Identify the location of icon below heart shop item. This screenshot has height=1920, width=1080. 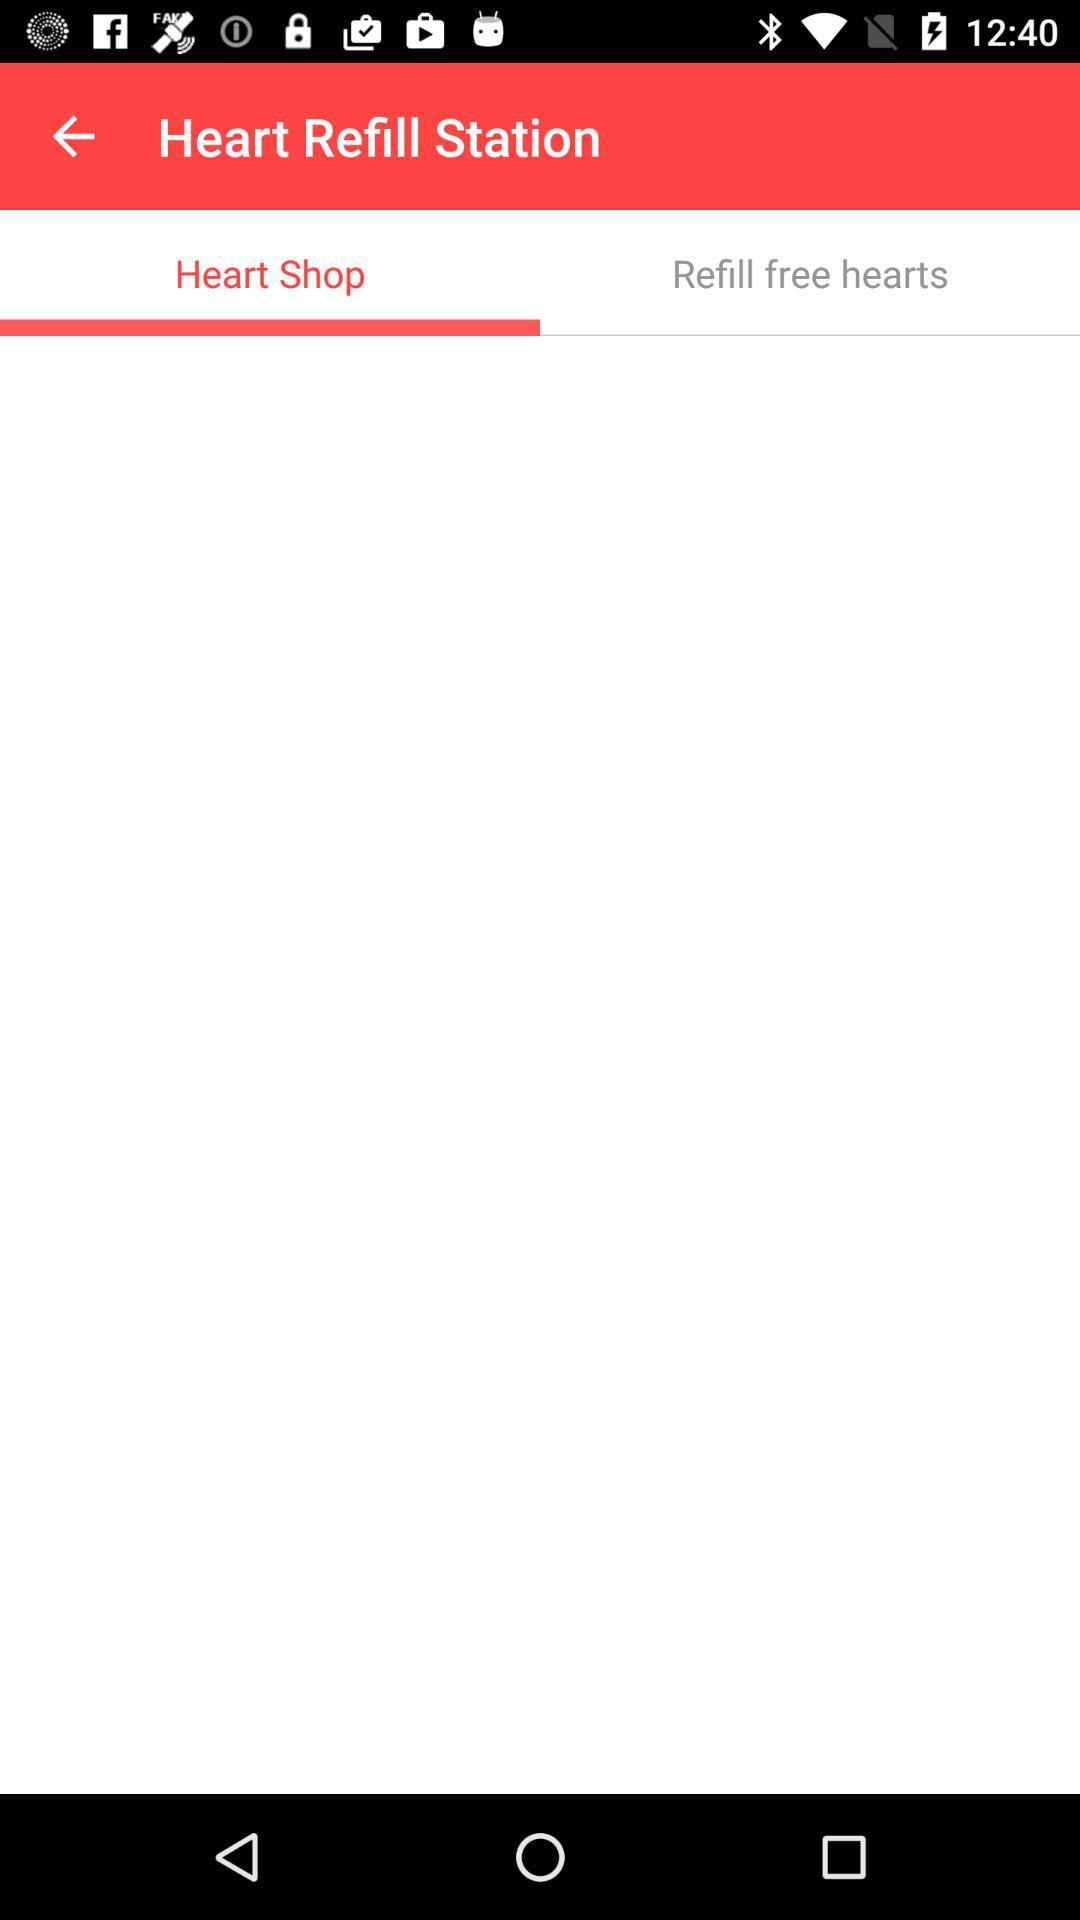
(540, 1064).